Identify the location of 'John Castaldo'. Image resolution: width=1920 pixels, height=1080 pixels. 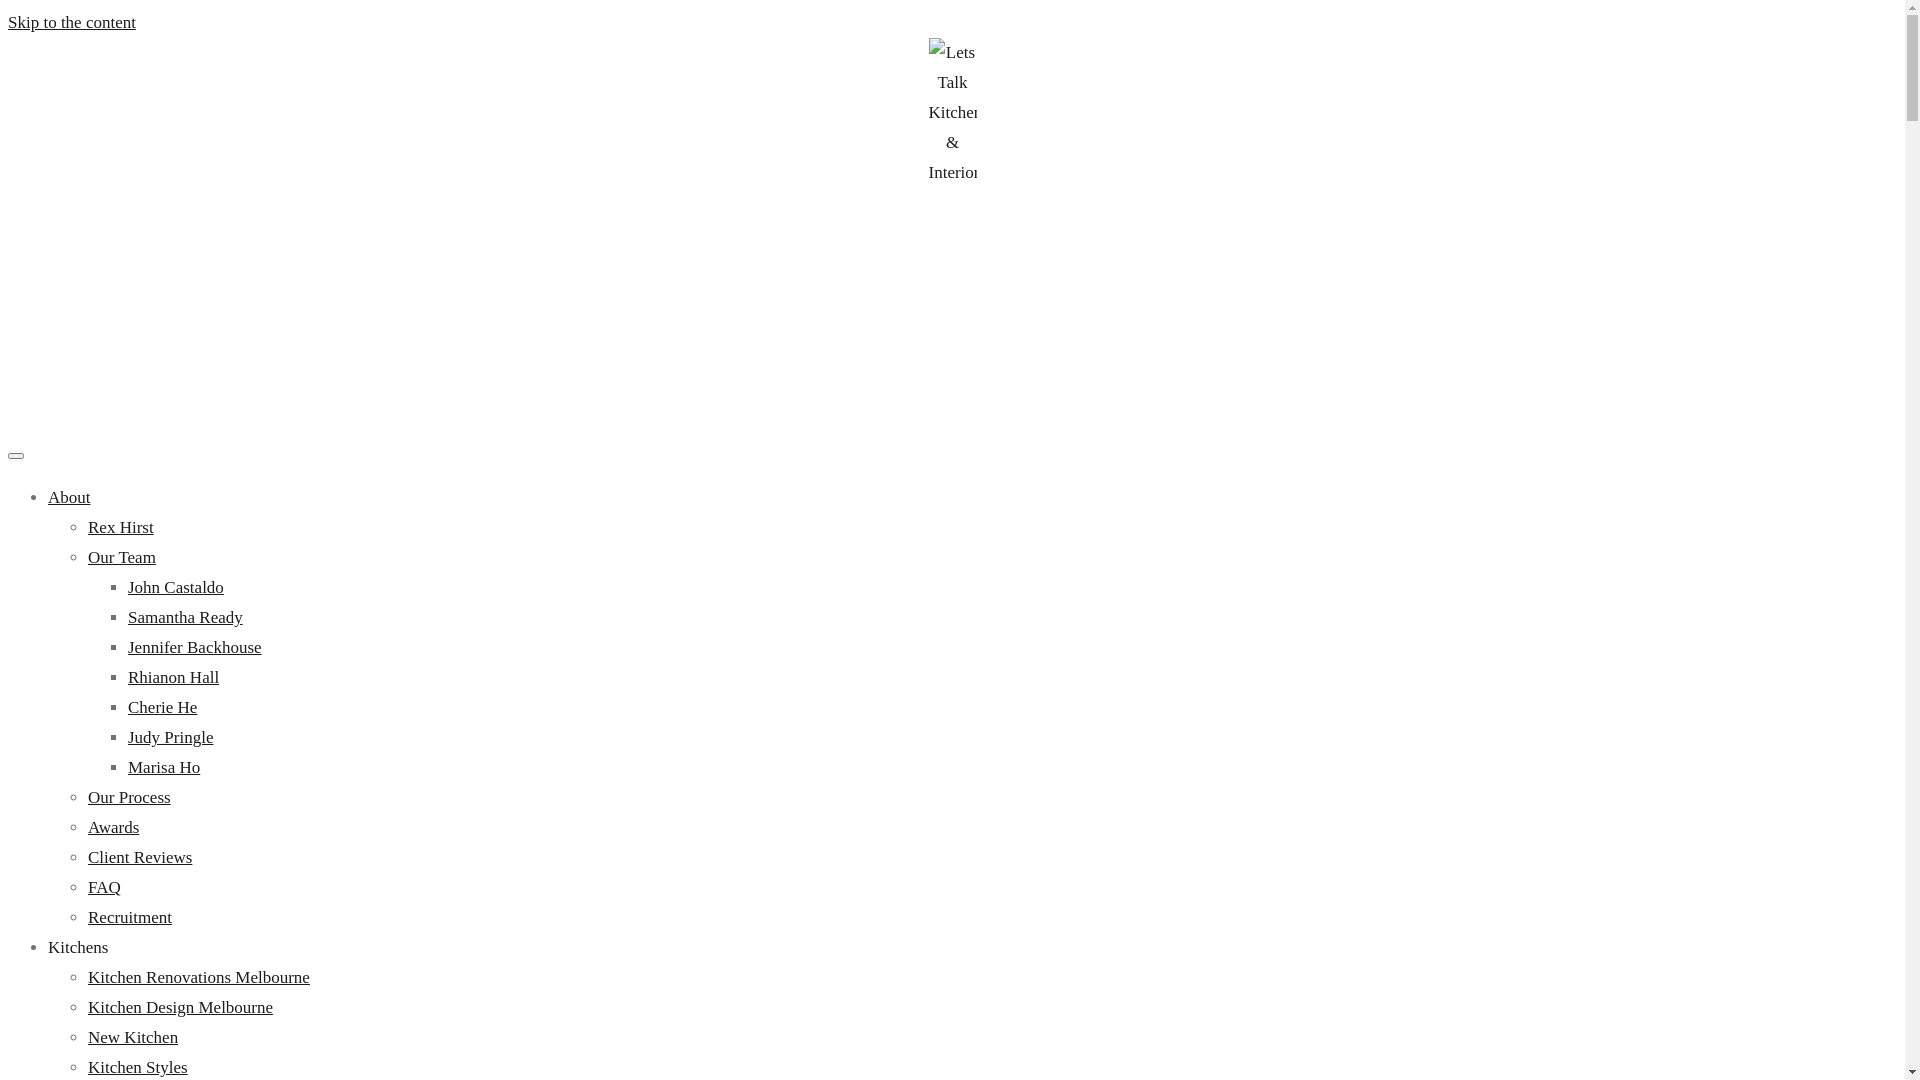
(176, 586).